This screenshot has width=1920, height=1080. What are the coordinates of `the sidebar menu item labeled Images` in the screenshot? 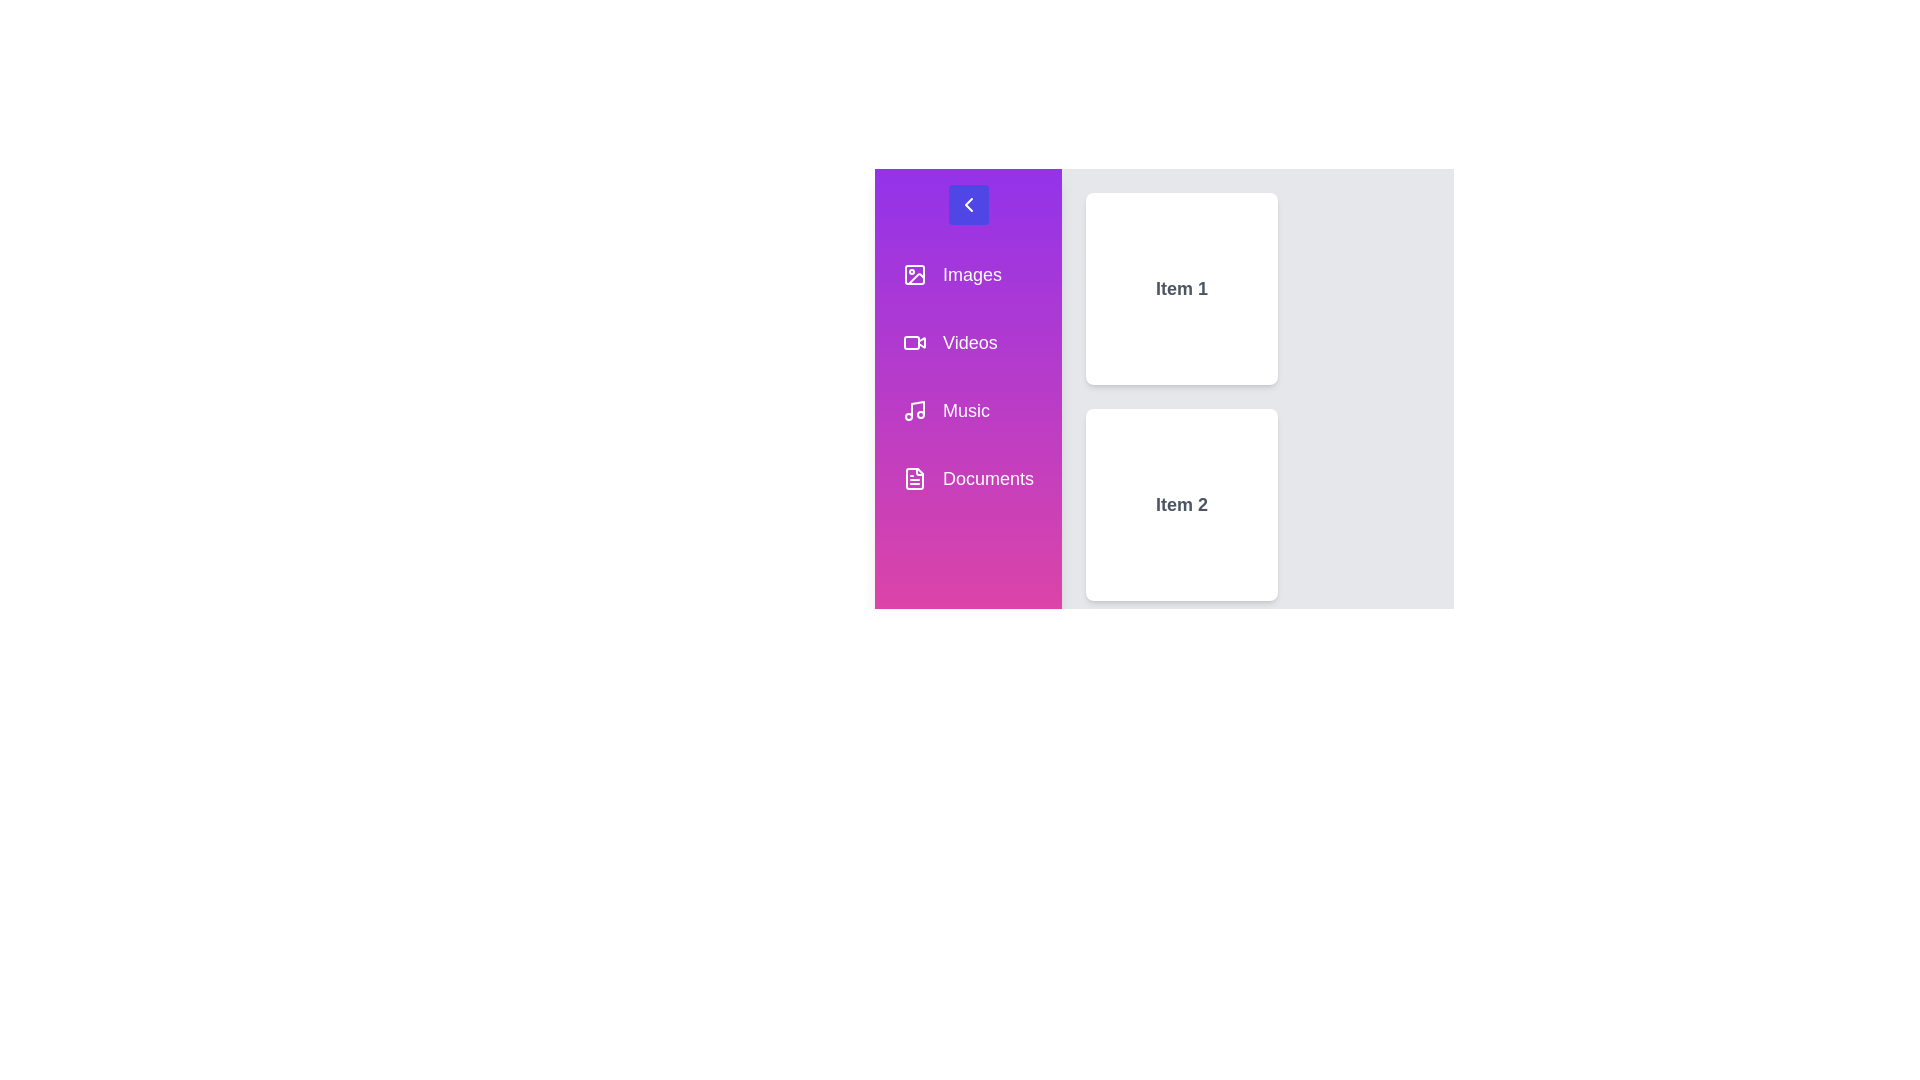 It's located at (968, 274).